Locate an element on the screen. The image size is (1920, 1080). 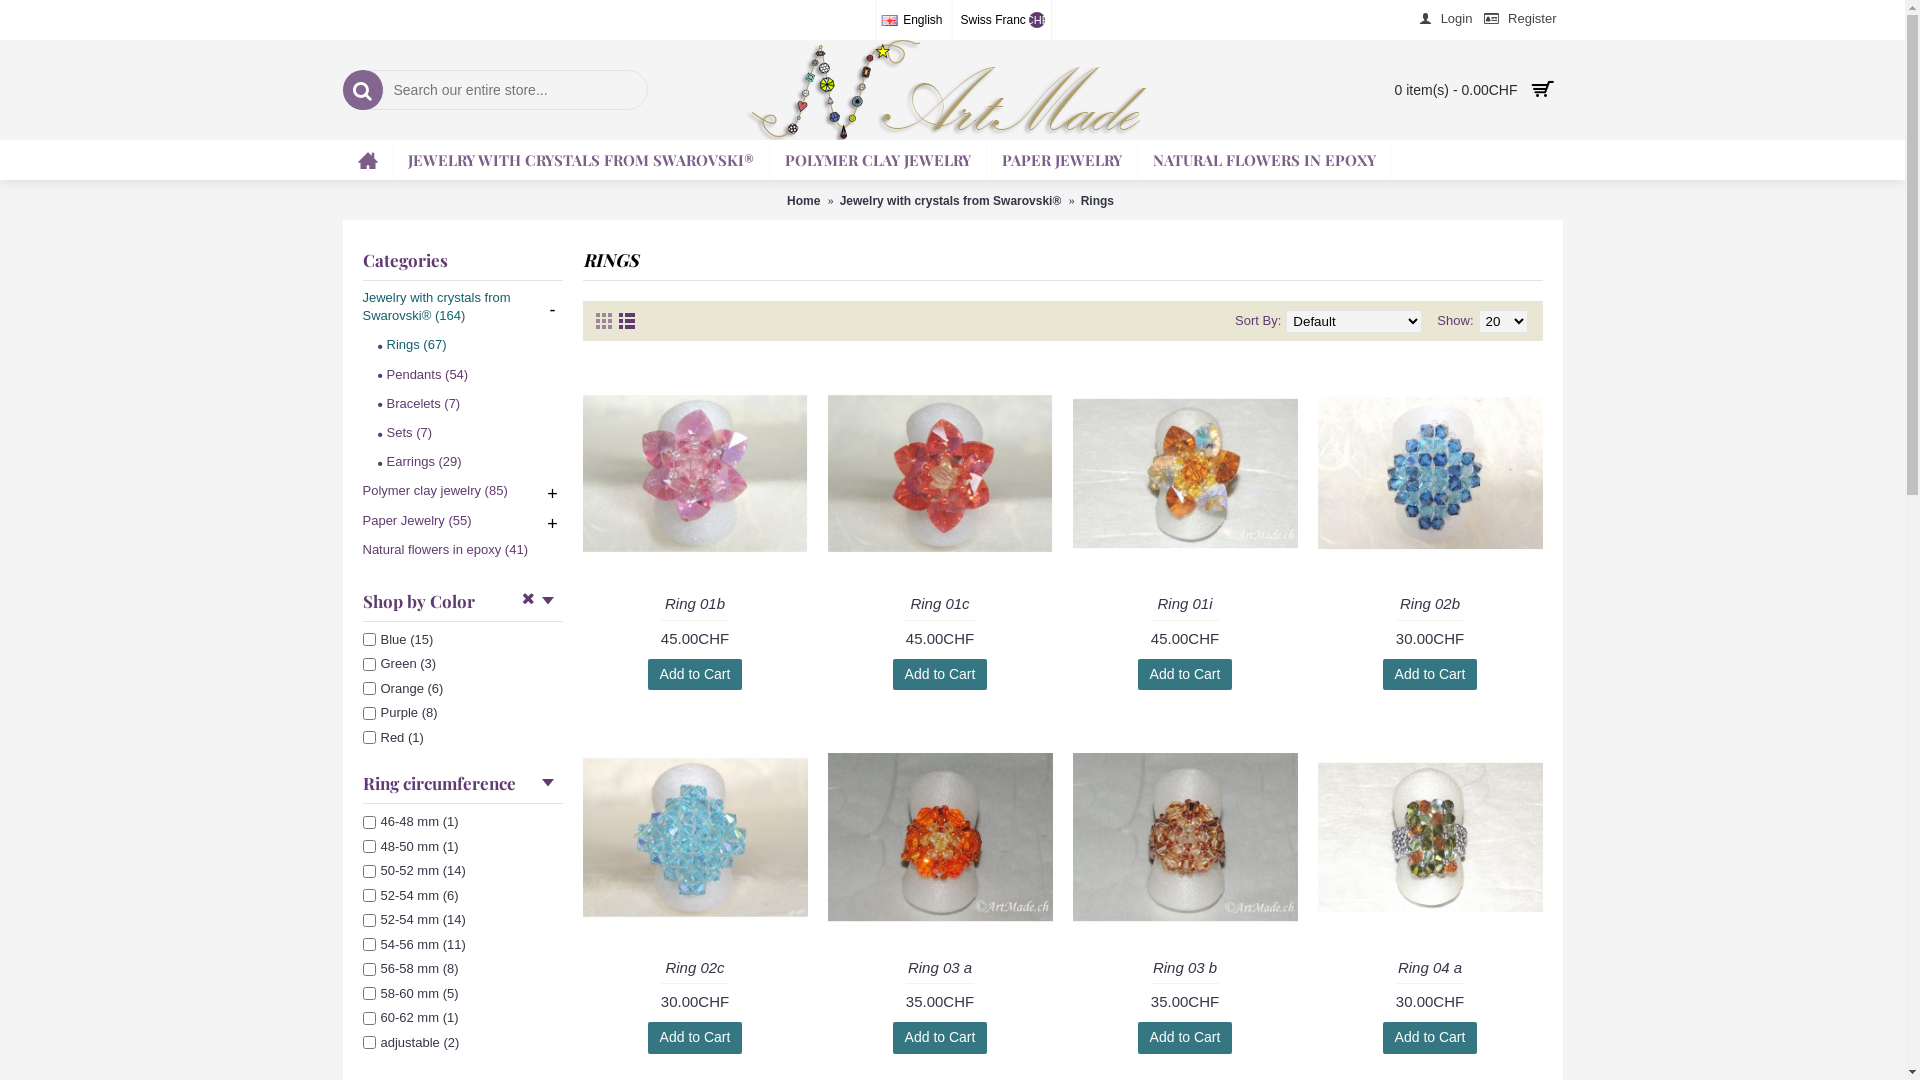
'PAPER JEWELRY' is located at coordinates (985, 158).